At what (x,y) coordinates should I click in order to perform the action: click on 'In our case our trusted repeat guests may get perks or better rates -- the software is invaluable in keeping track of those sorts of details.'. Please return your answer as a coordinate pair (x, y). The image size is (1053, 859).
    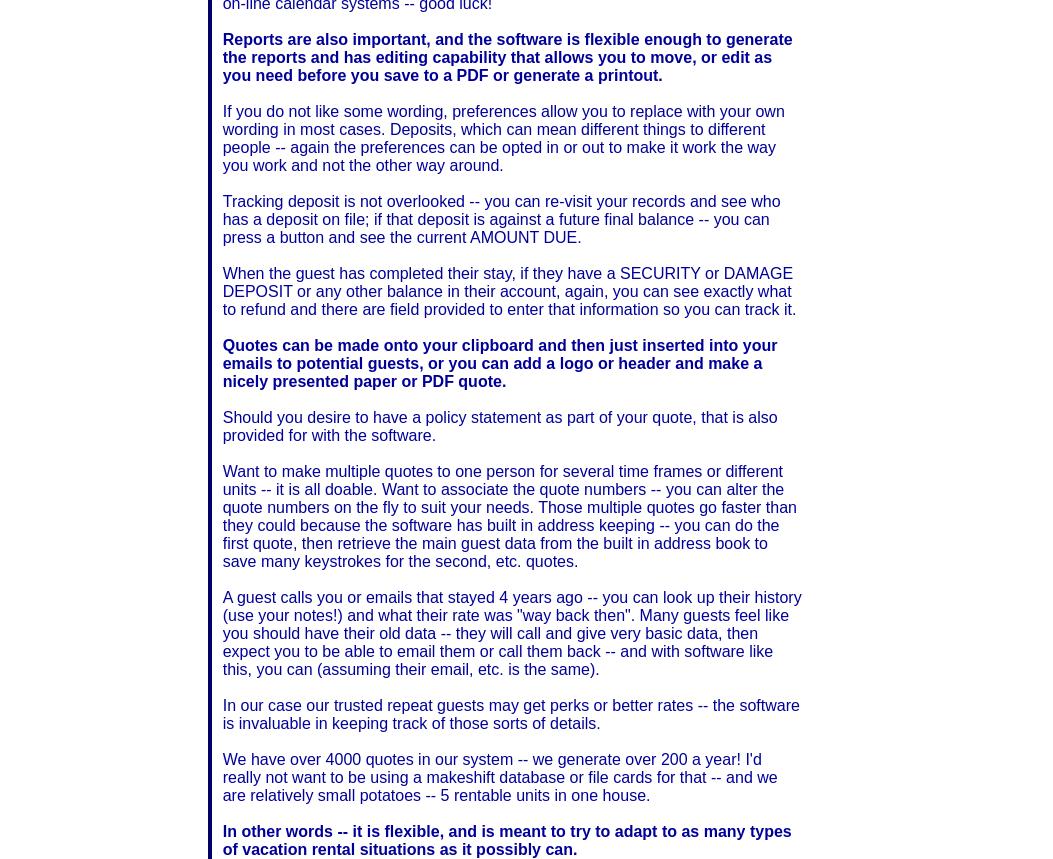
    Looking at the image, I should click on (510, 713).